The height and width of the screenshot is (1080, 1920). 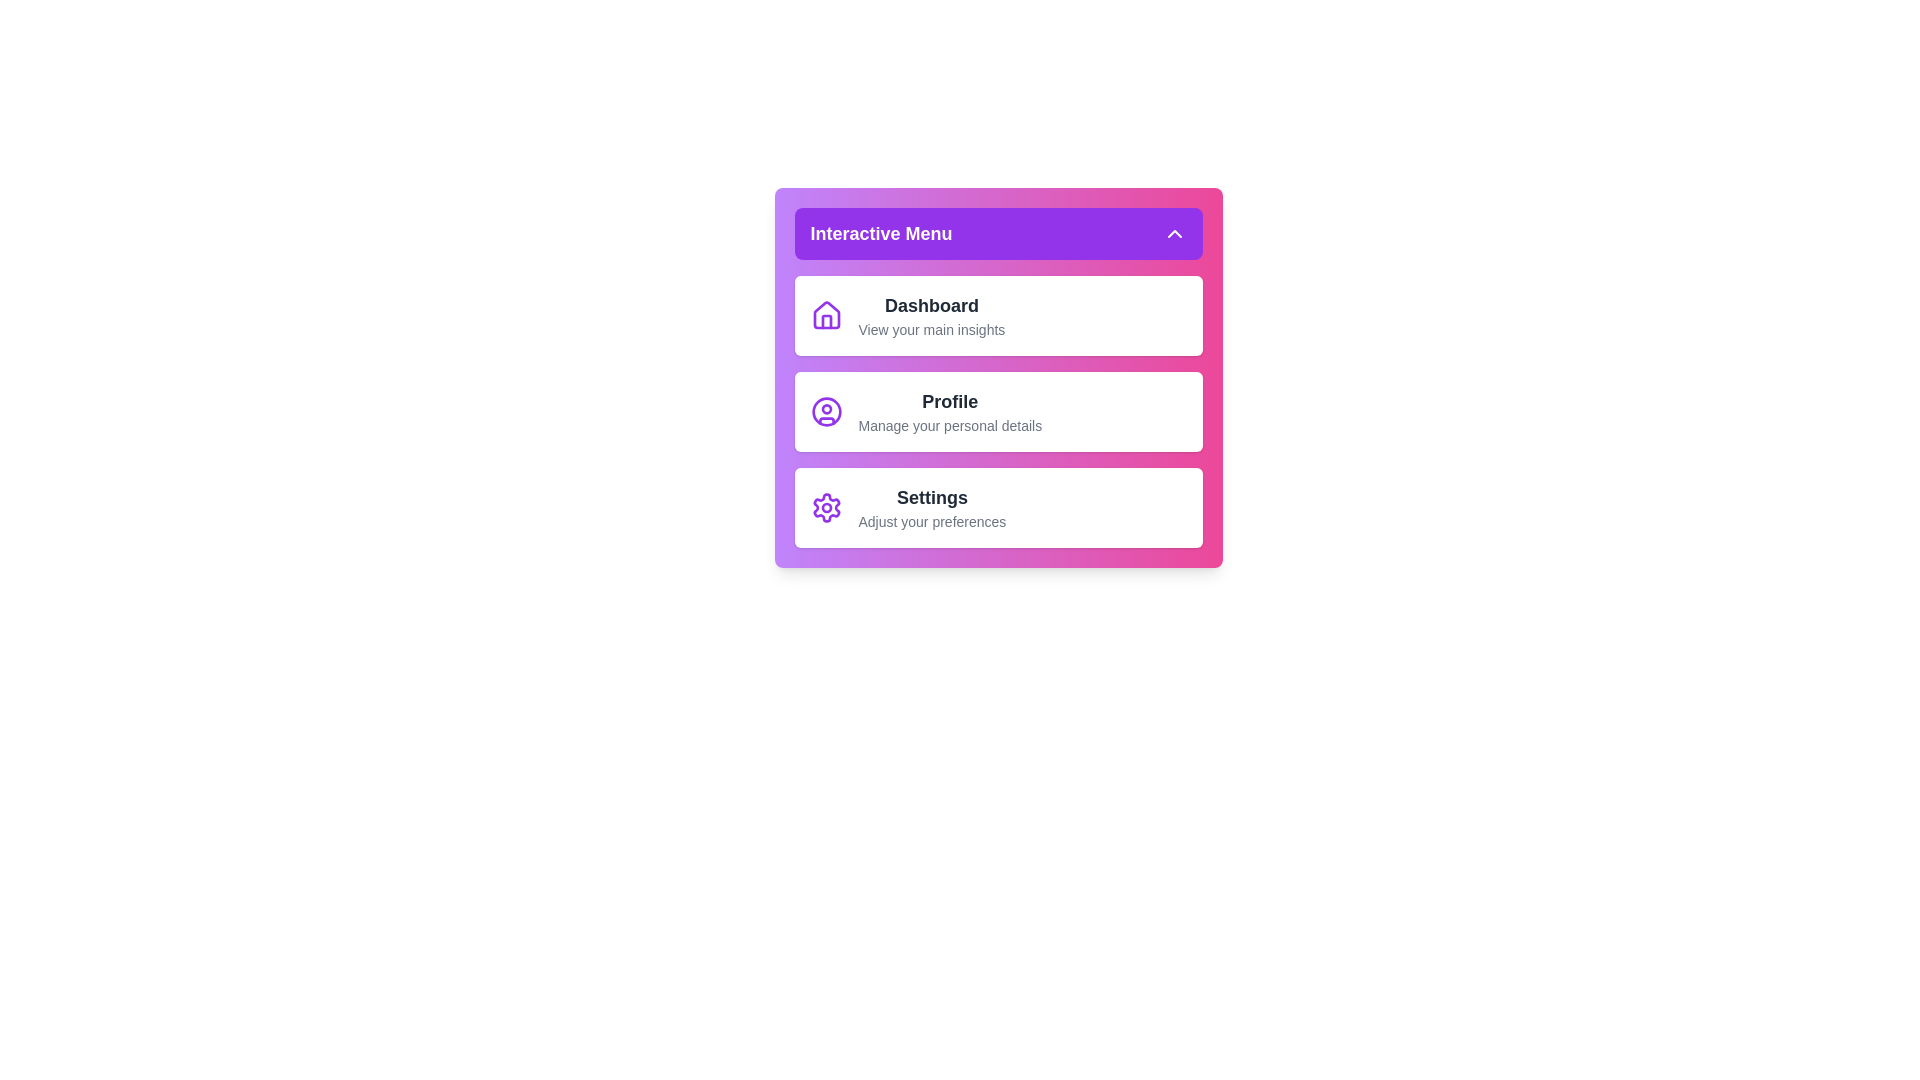 What do you see at coordinates (826, 507) in the screenshot?
I see `the icon of the menu item labeled Settings` at bounding box center [826, 507].